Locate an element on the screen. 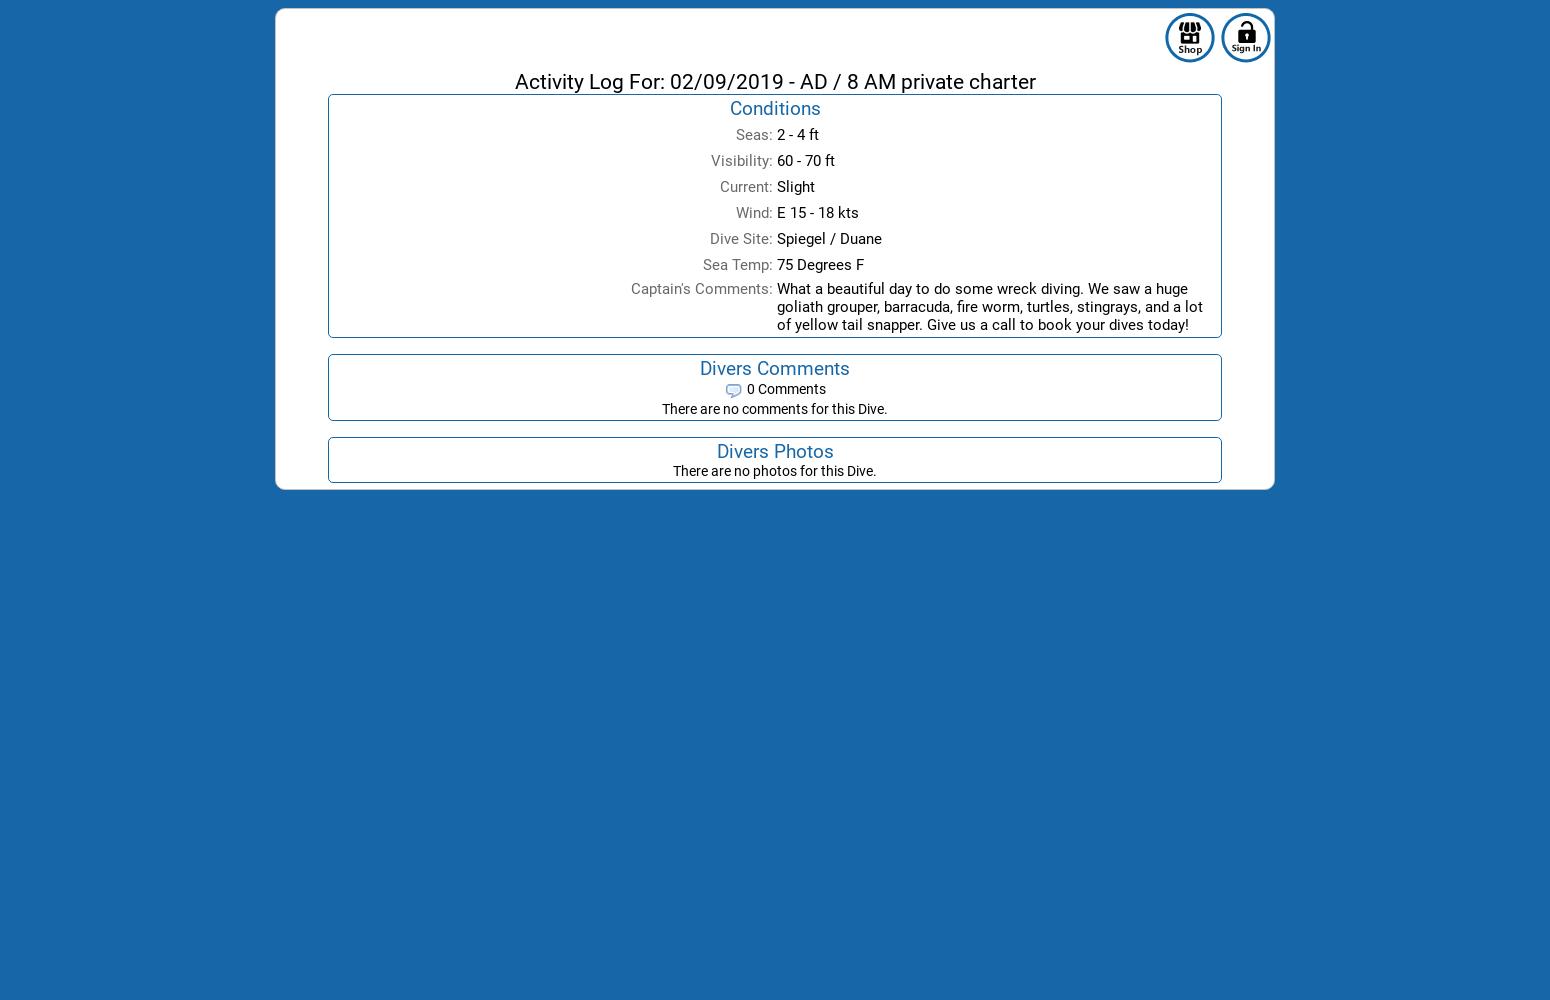 This screenshot has width=1550, height=1000. 'Current:' is located at coordinates (746, 187).